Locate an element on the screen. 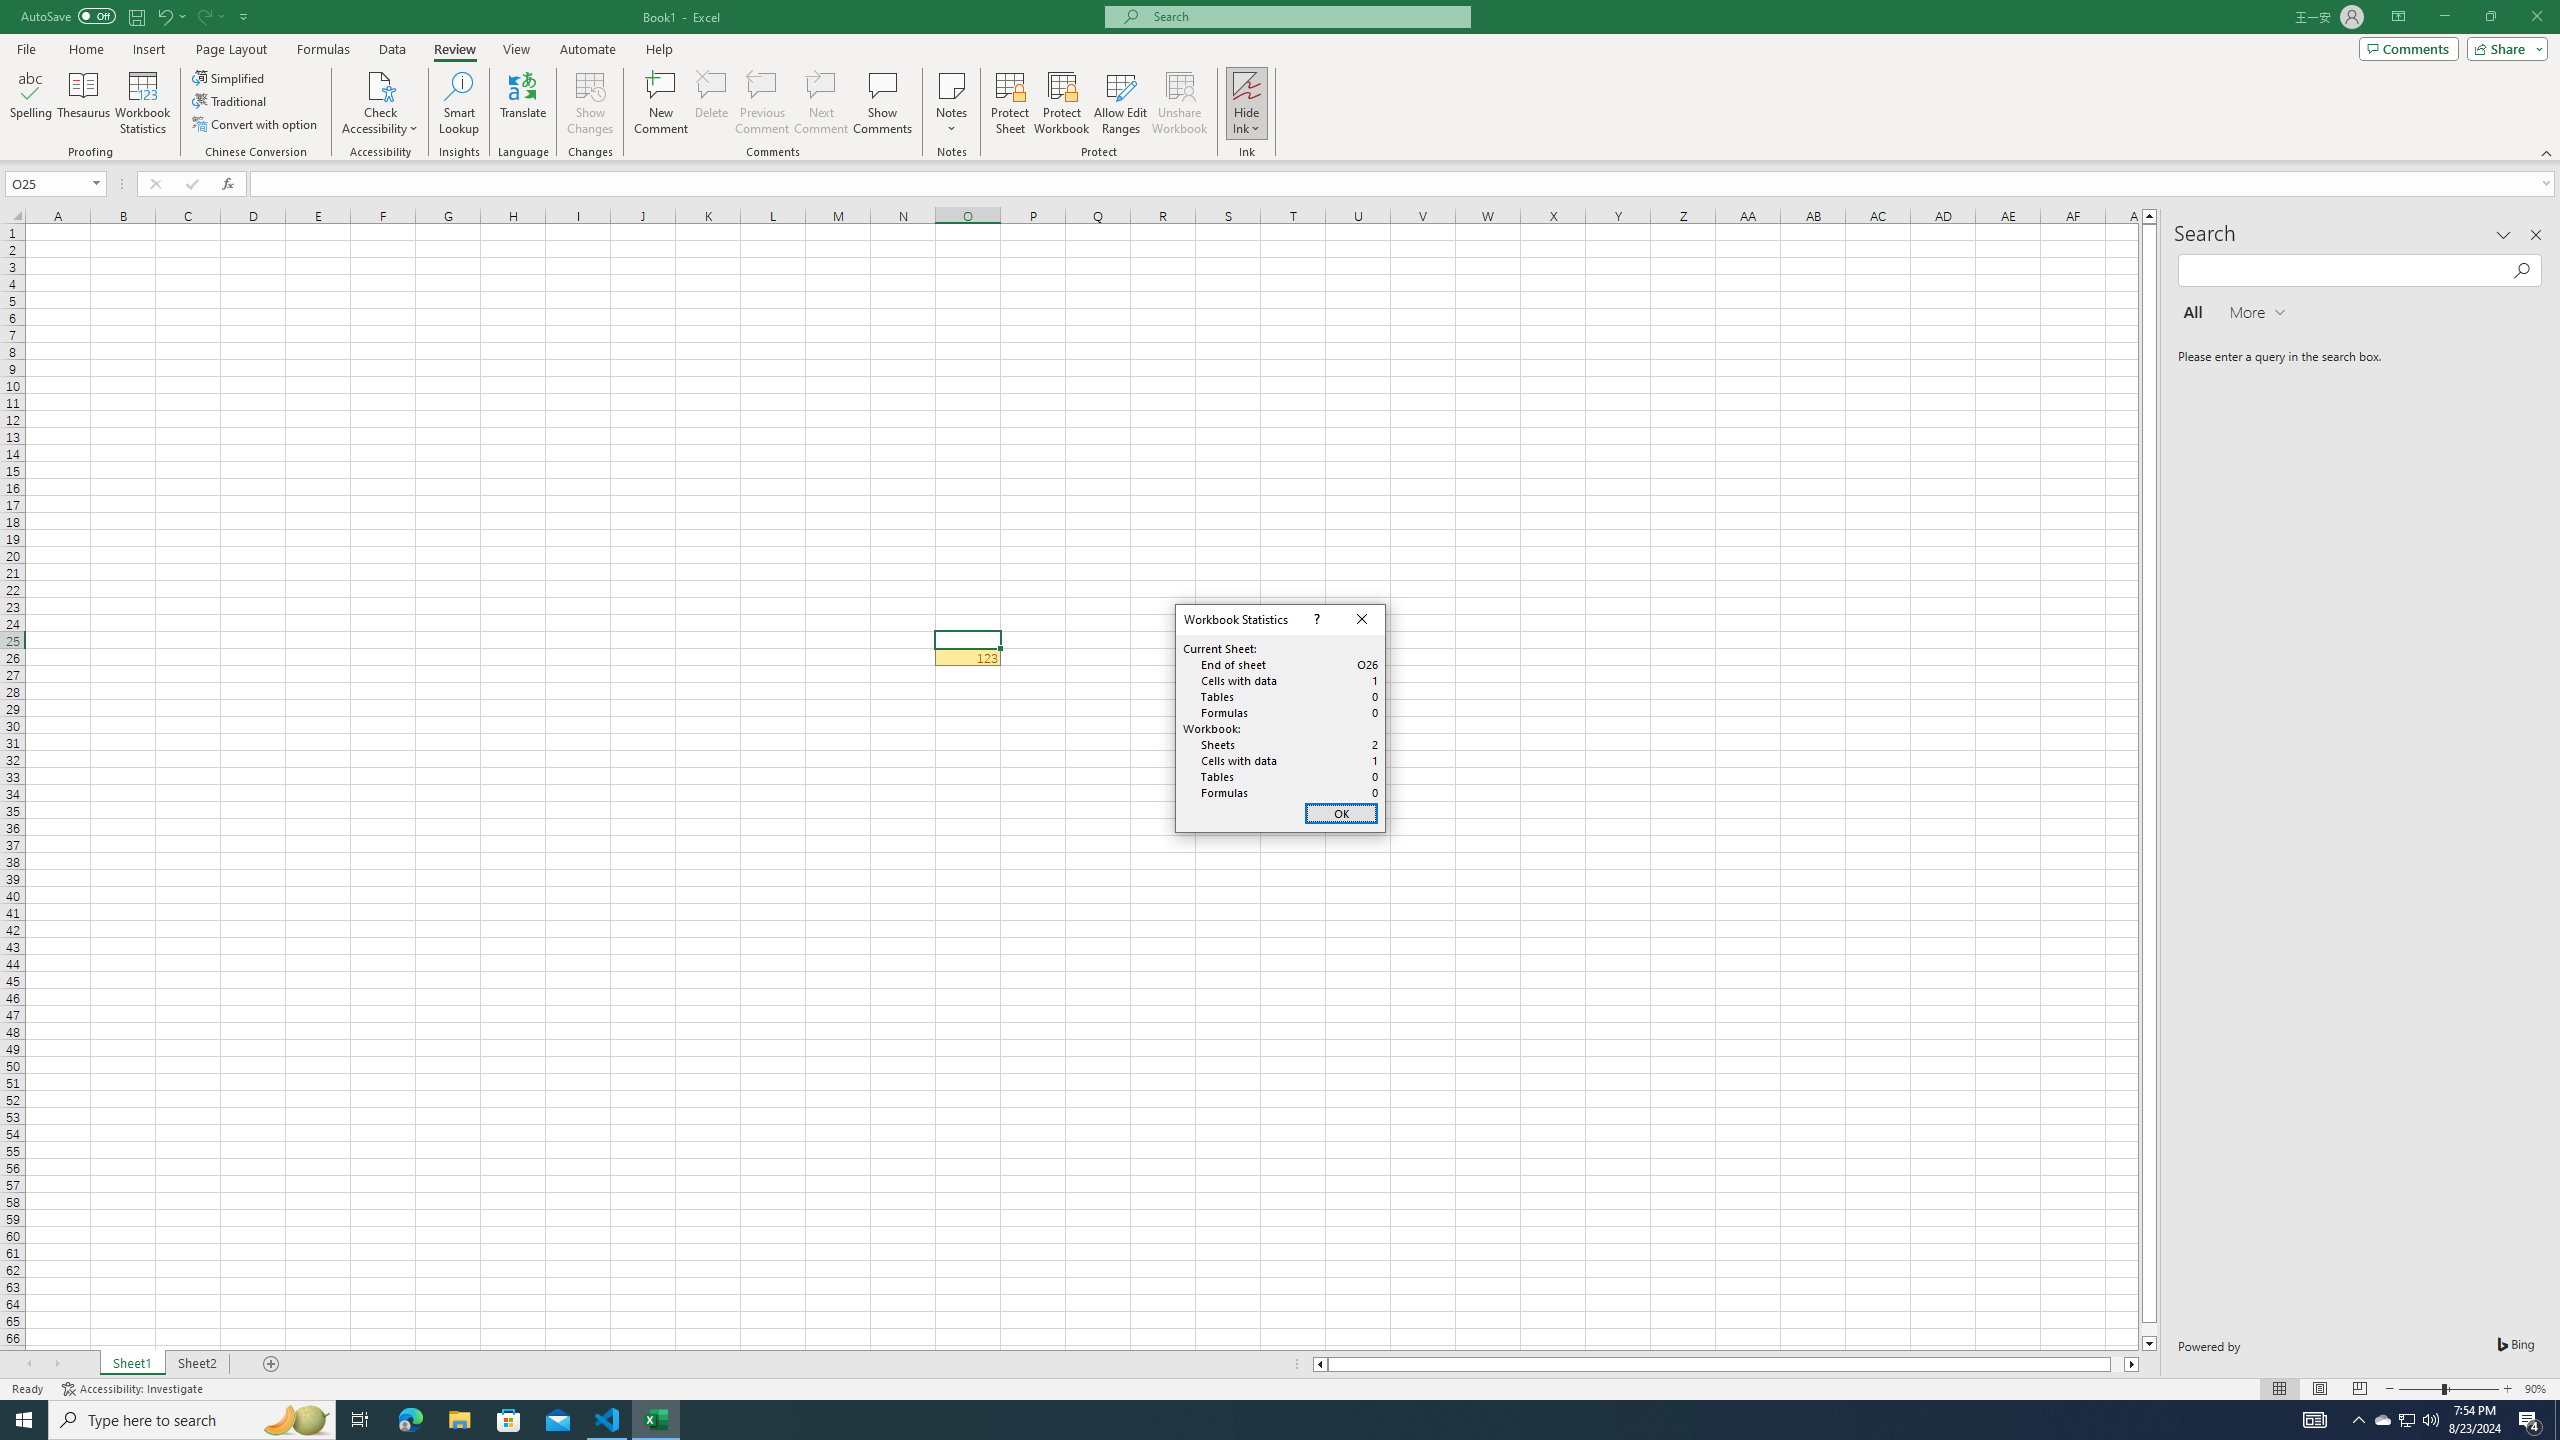 The image size is (2560, 1440). 'Protect Workbook...' is located at coordinates (1061, 103).